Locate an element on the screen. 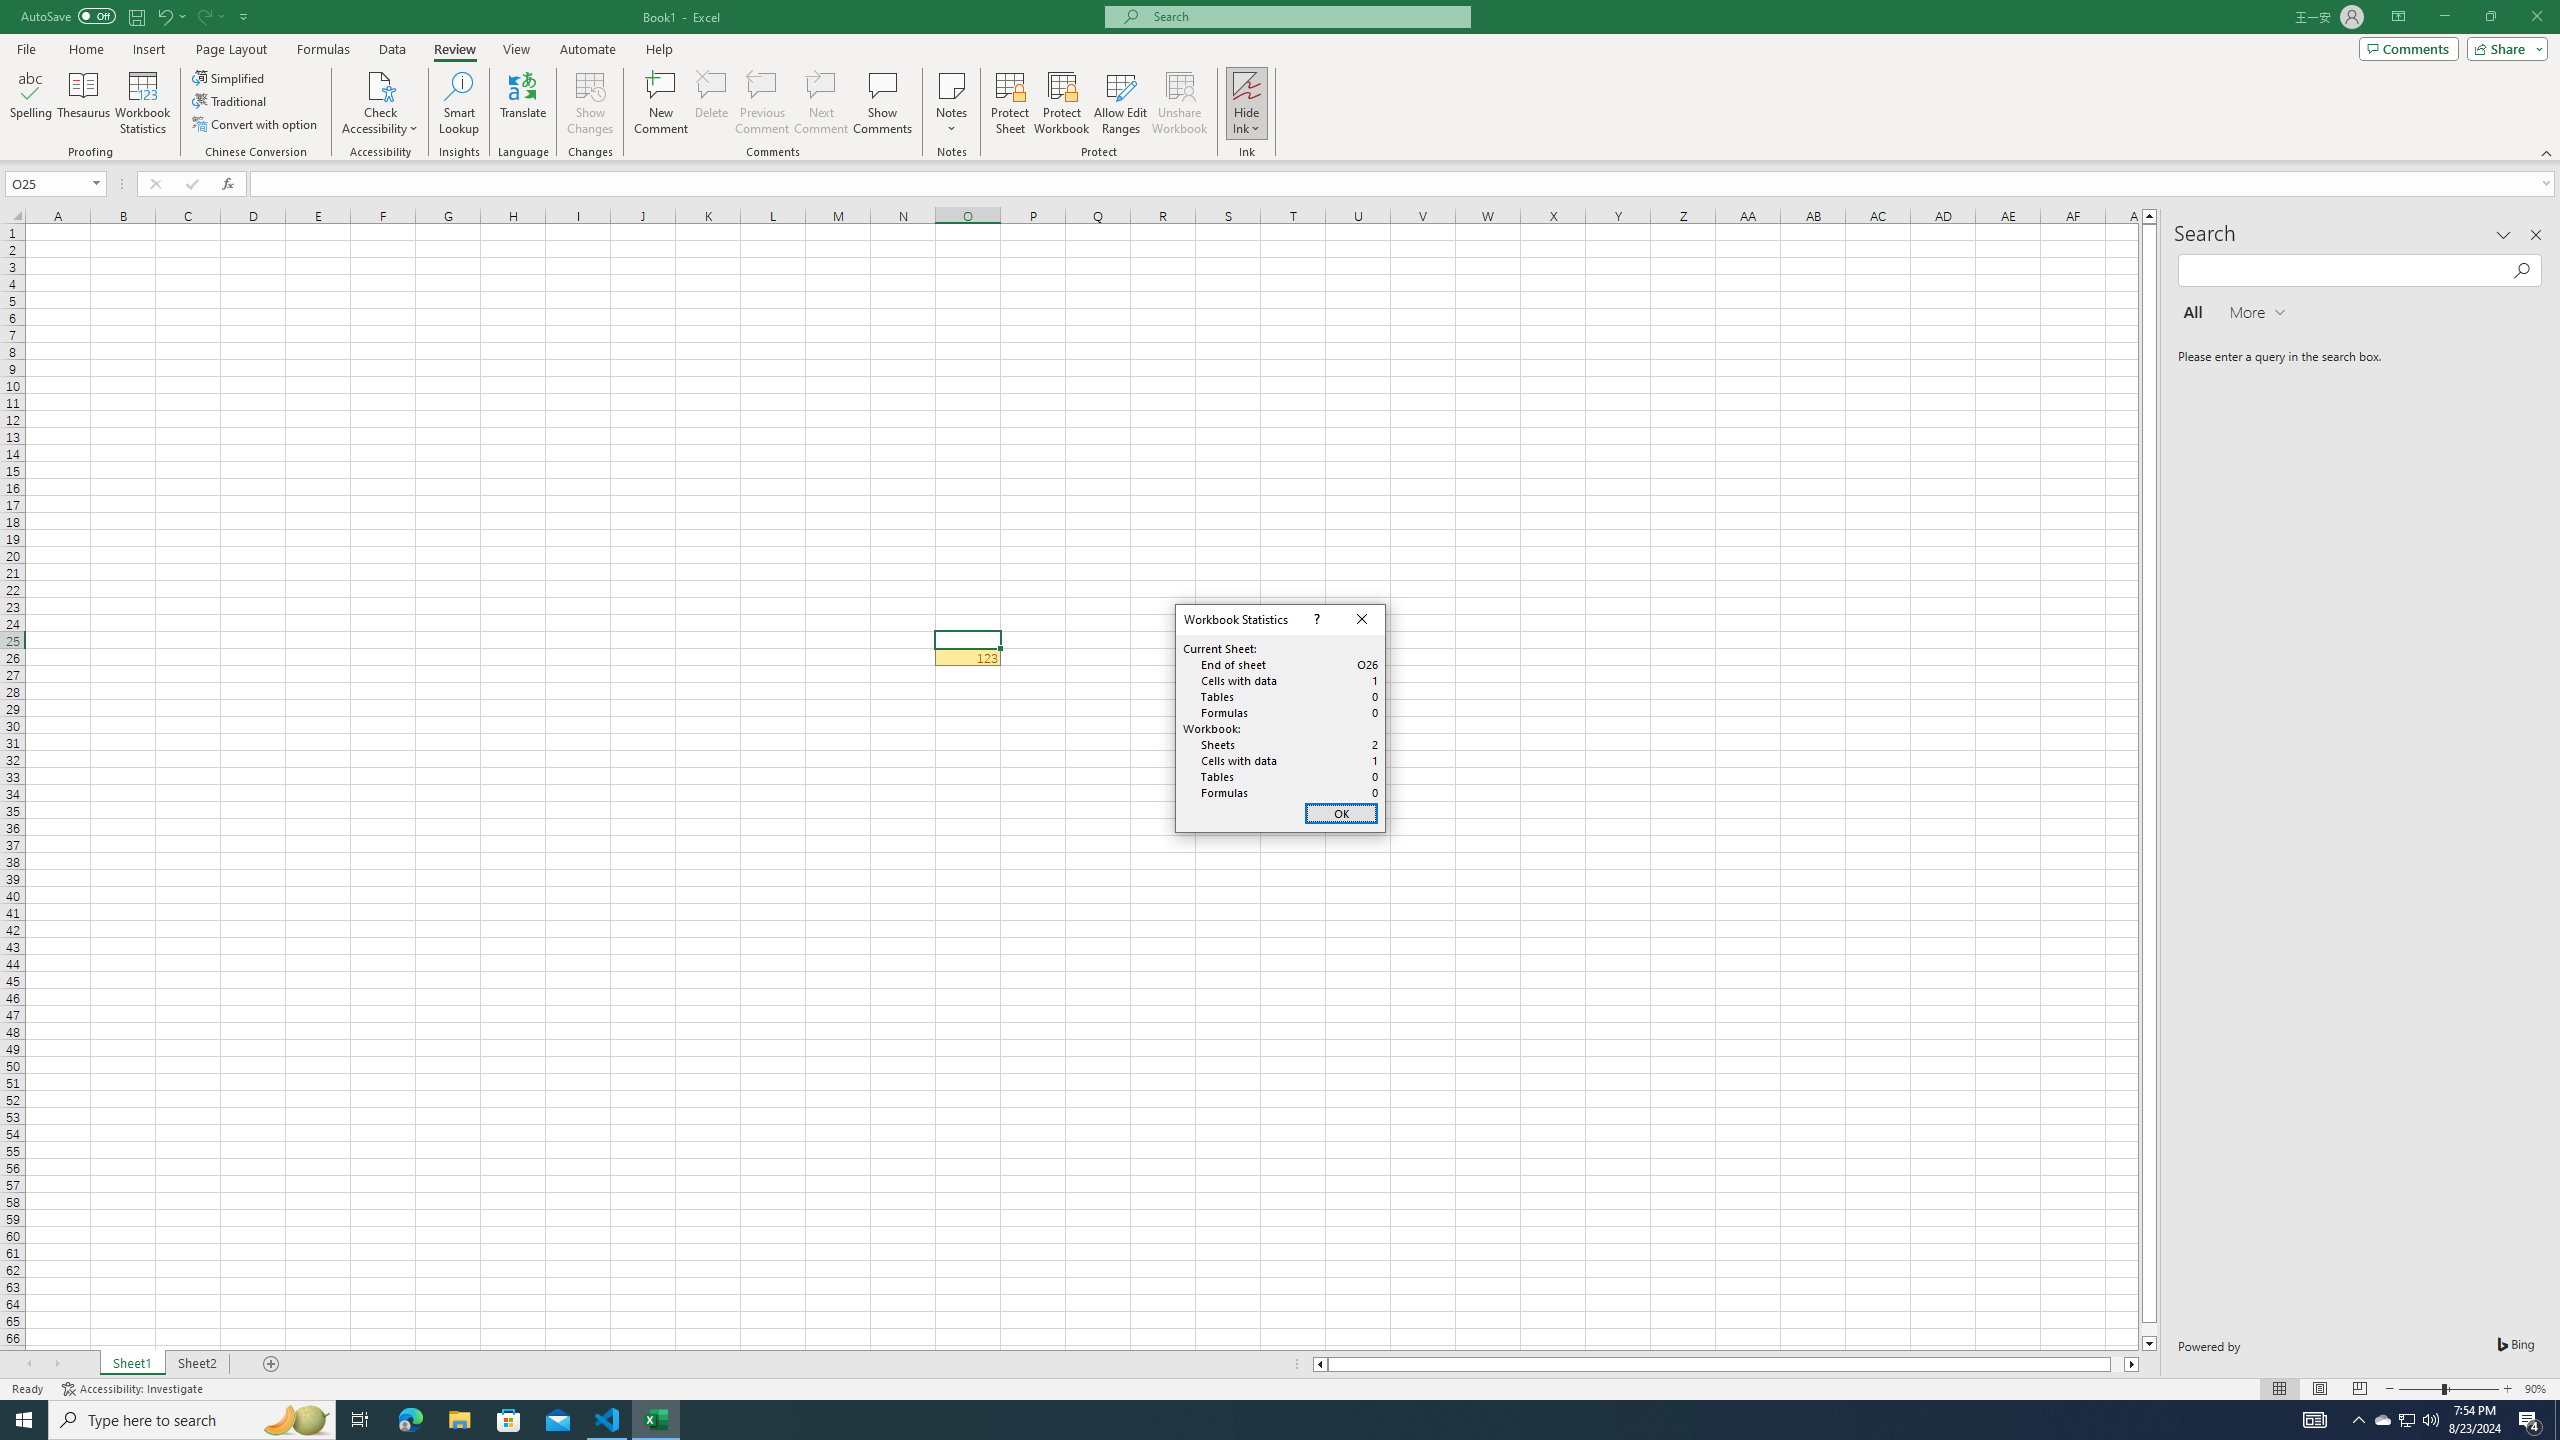 The image size is (2560, 1440). 'Protect Workbook...' is located at coordinates (1061, 103).